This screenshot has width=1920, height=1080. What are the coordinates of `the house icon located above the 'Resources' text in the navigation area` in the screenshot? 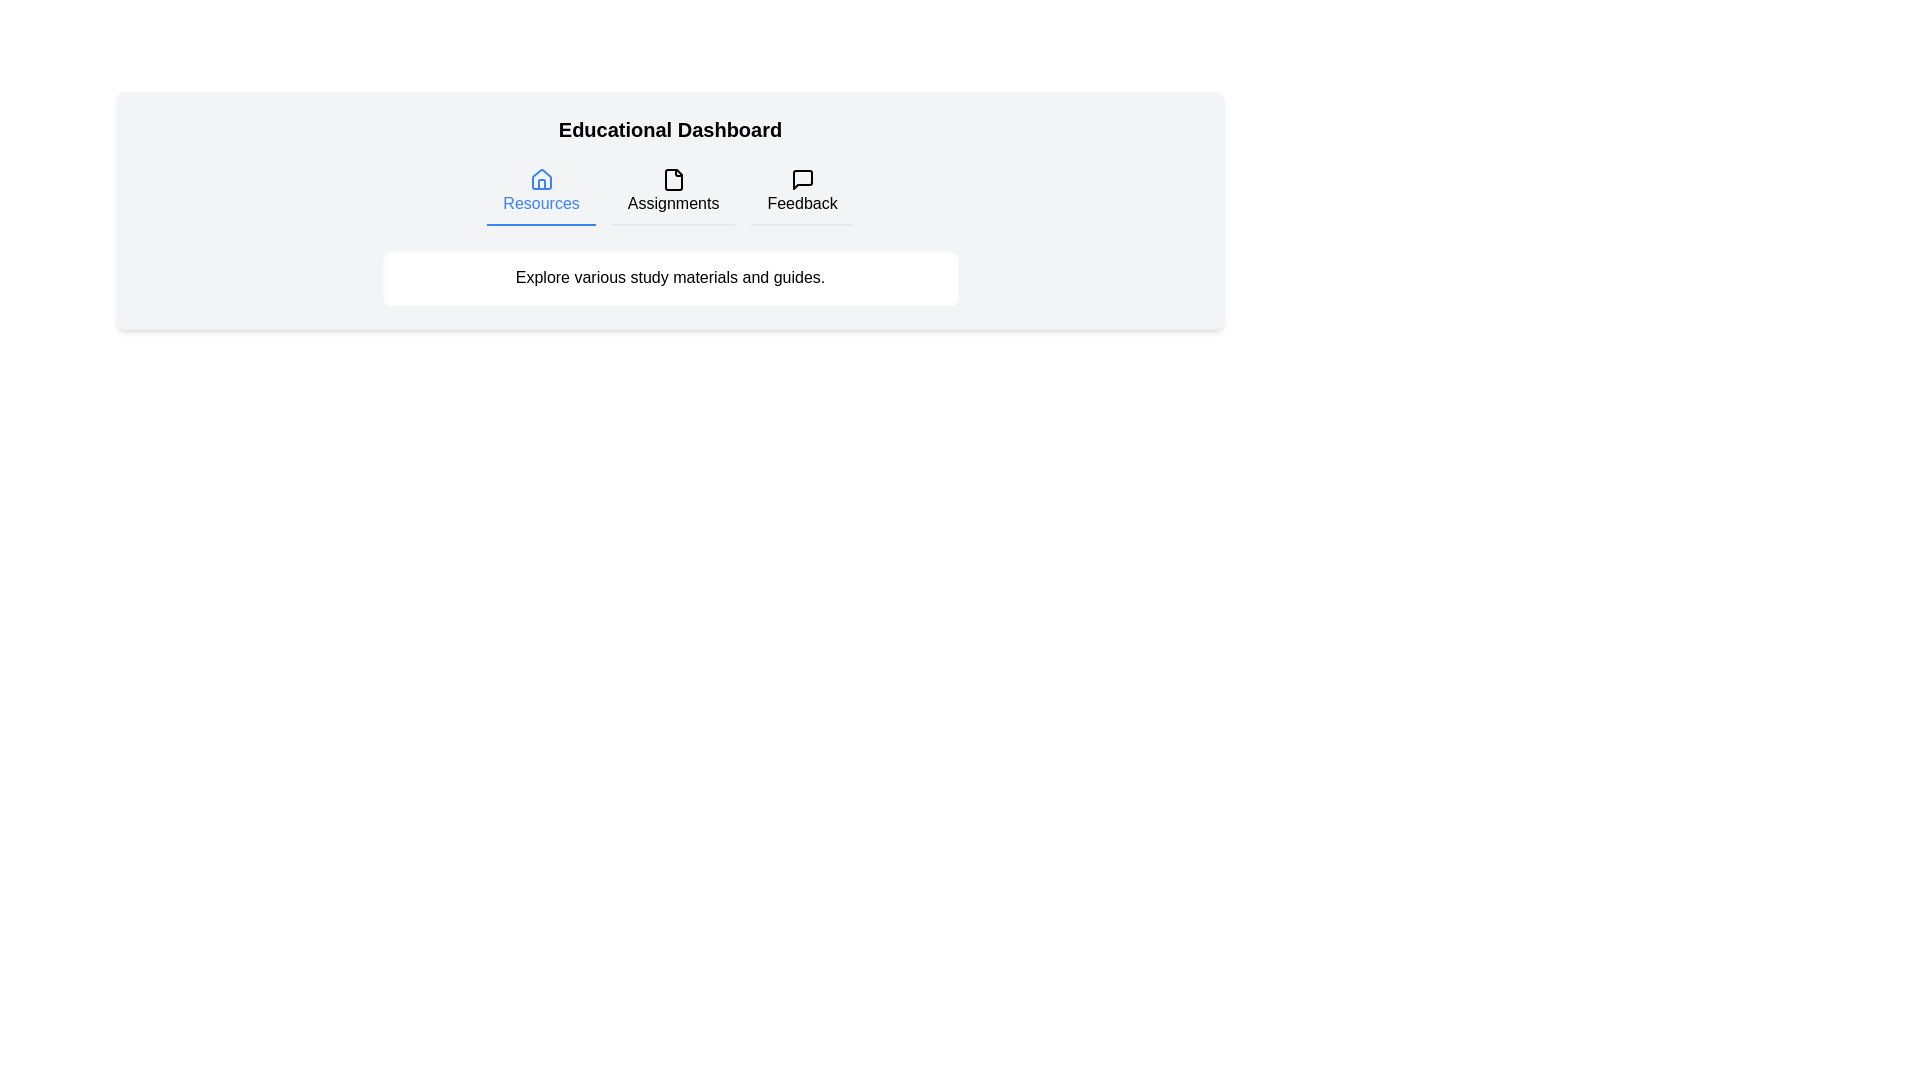 It's located at (541, 180).